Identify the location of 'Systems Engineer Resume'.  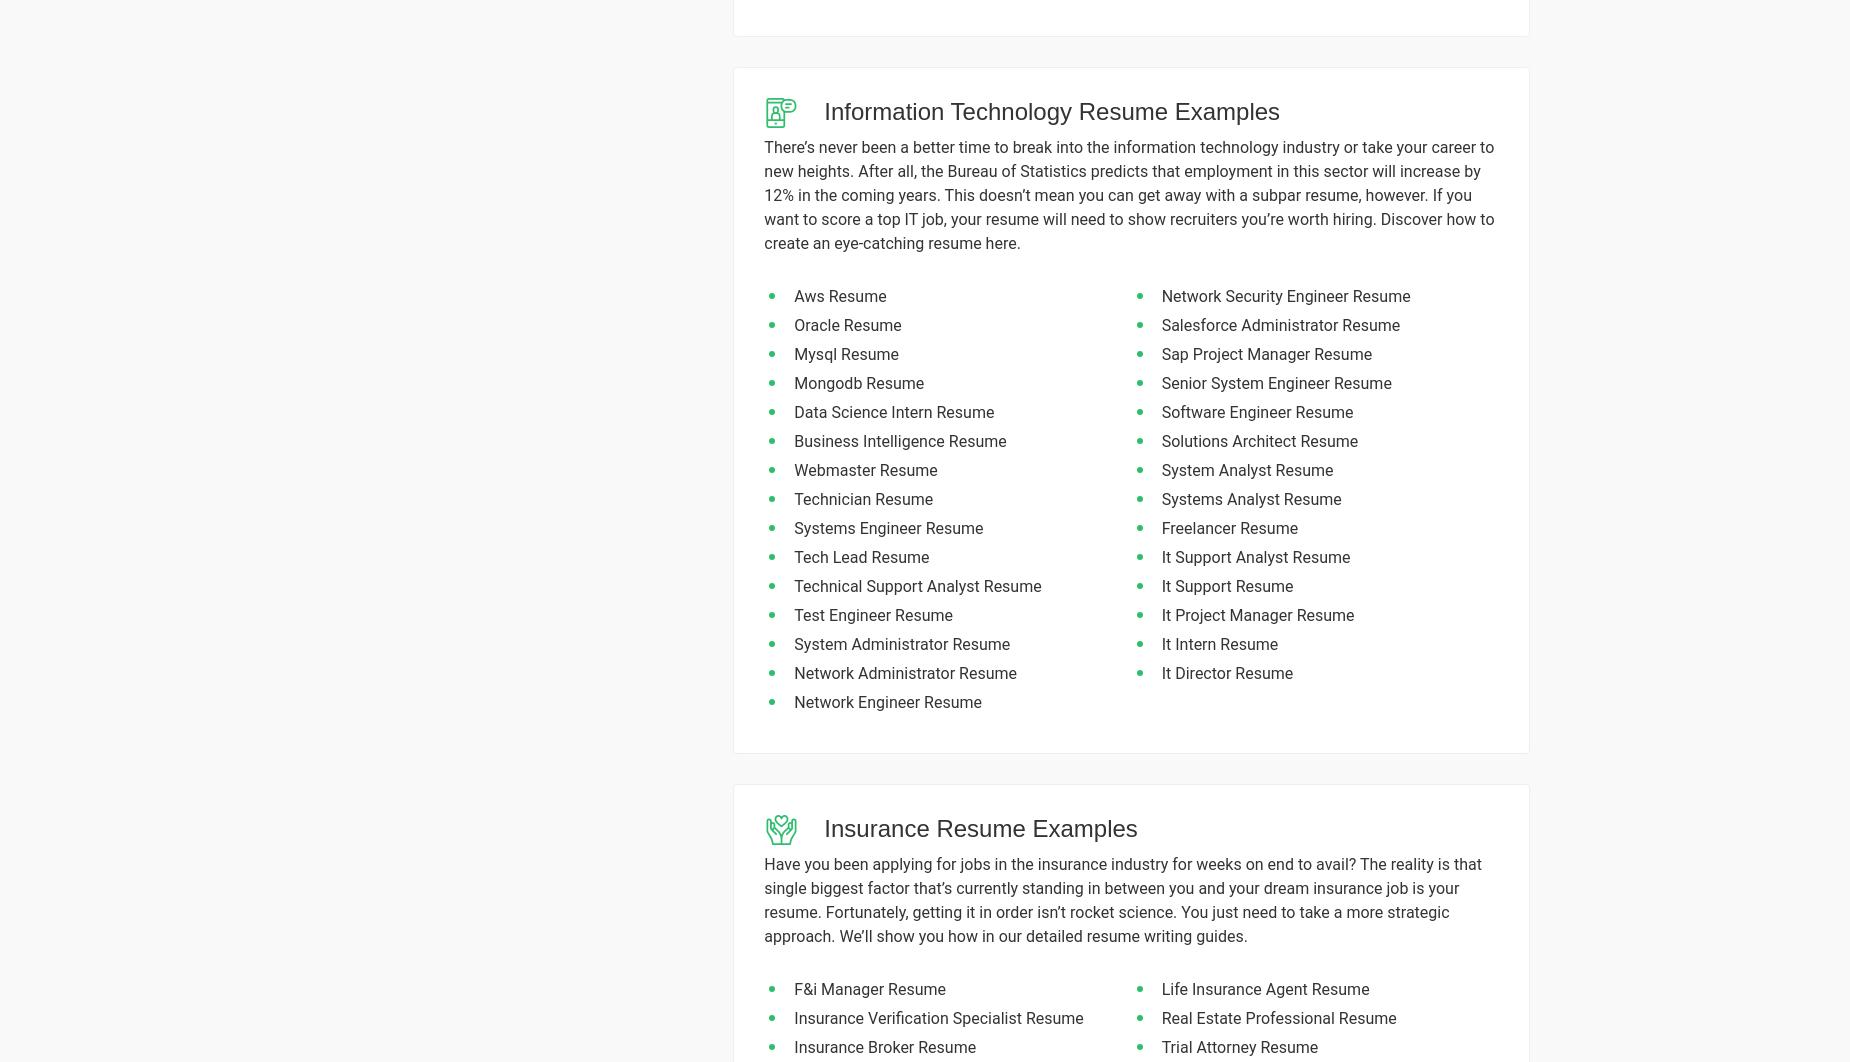
(888, 527).